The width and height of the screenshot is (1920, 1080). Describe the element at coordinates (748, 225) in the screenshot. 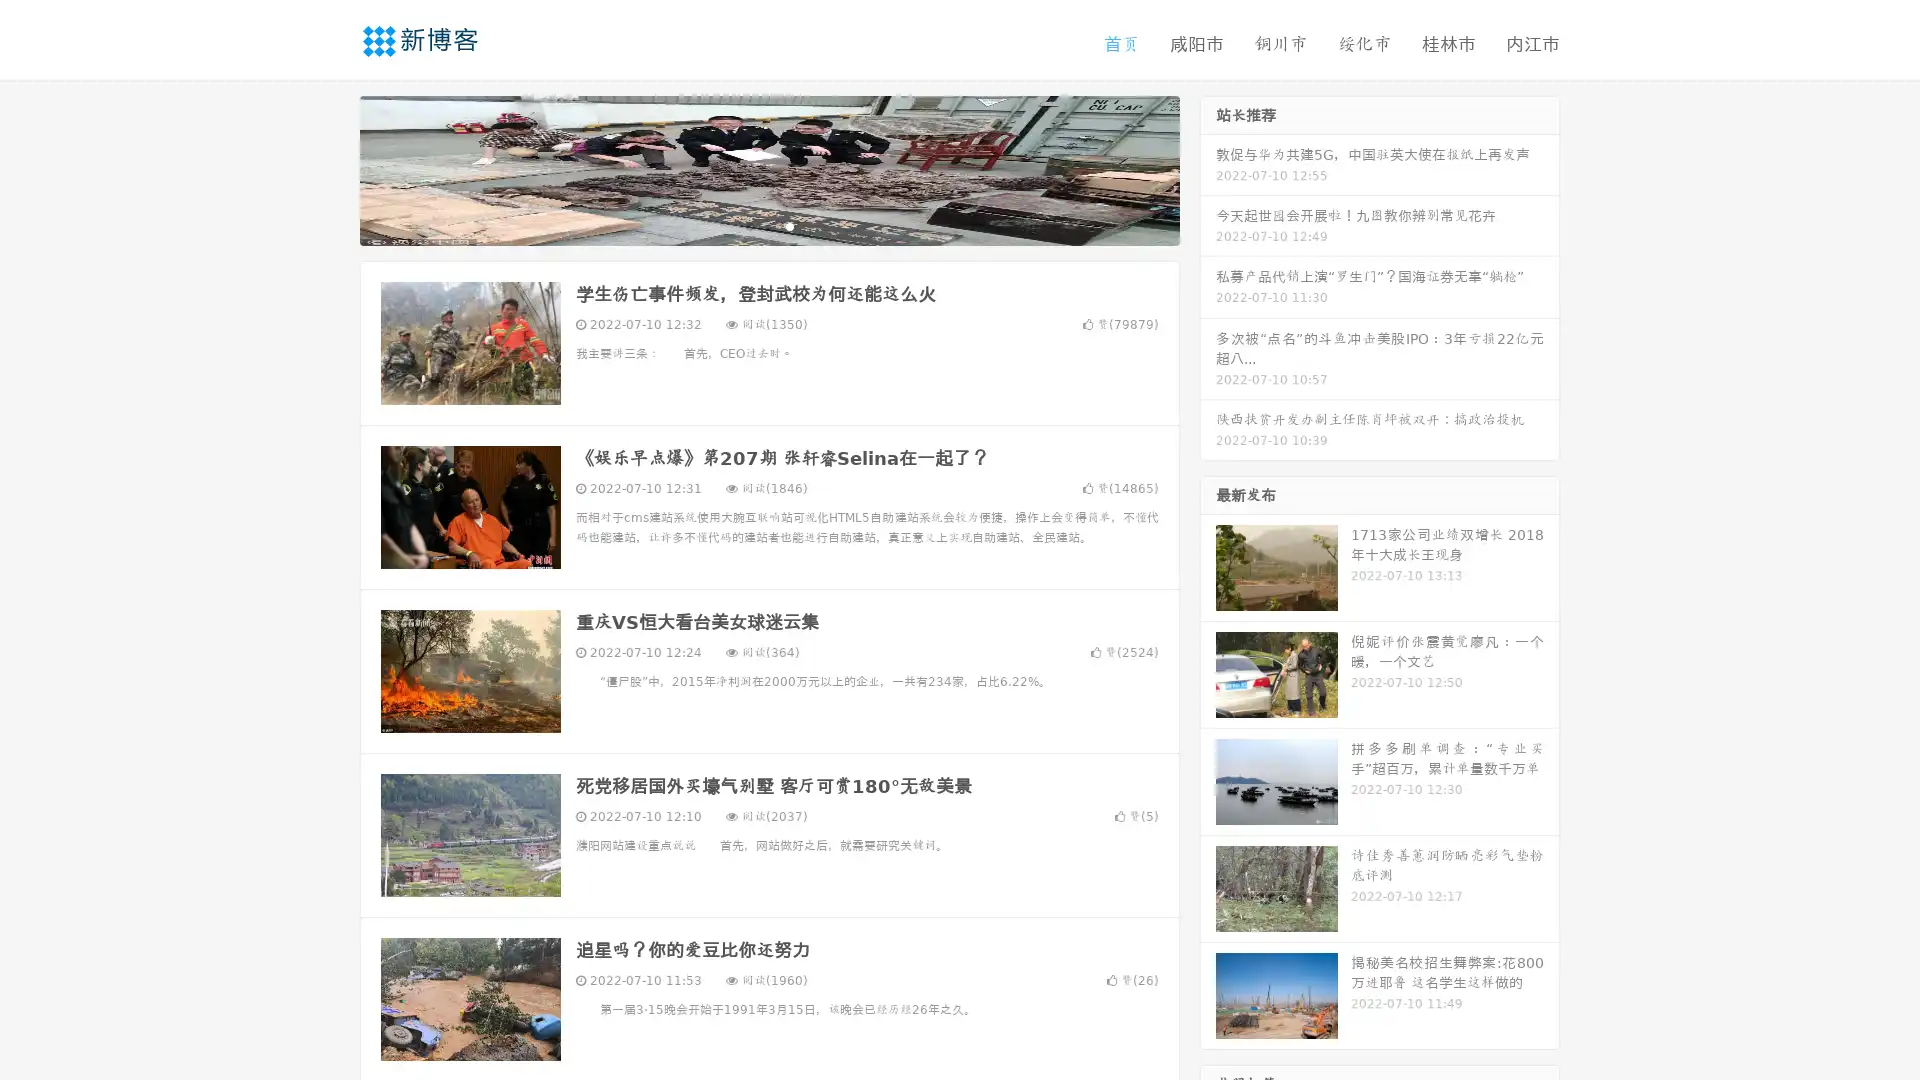

I see `Go to slide 1` at that location.